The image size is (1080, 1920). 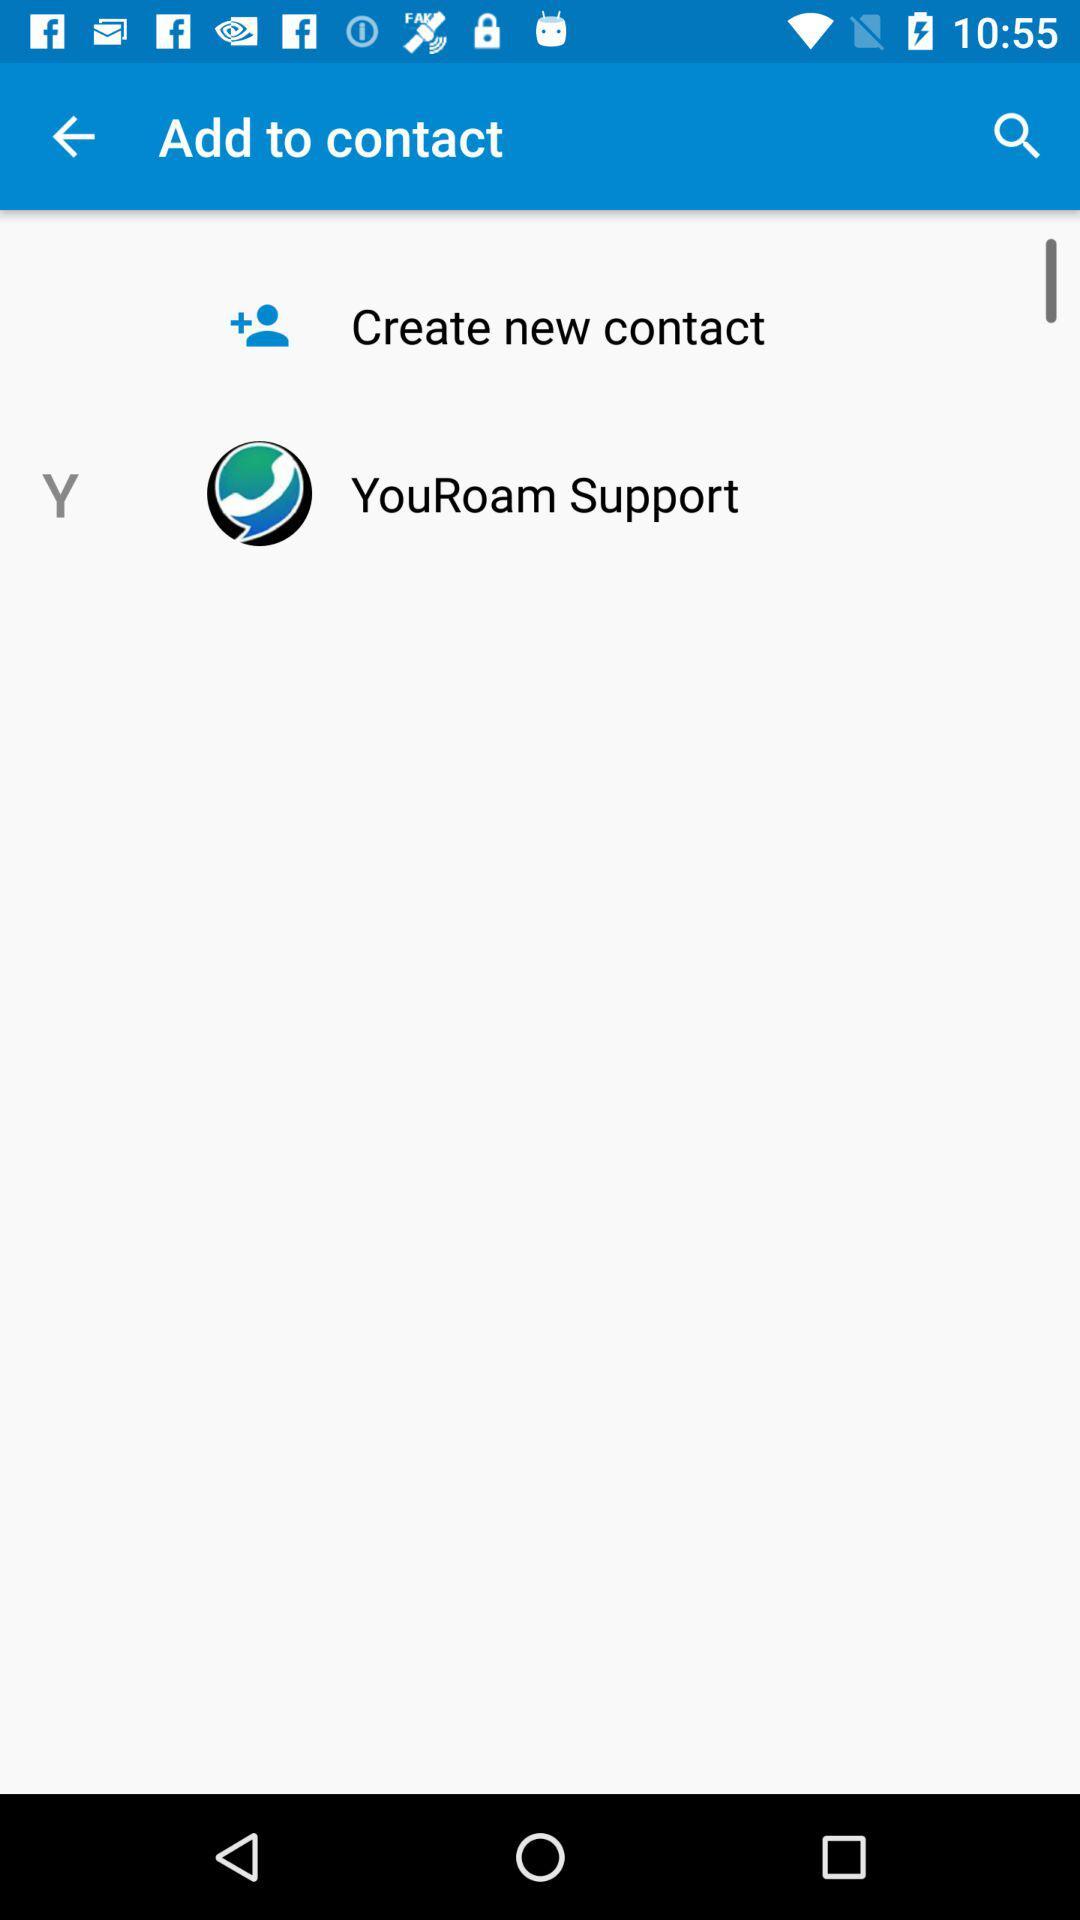 I want to click on the item above the y, so click(x=72, y=135).